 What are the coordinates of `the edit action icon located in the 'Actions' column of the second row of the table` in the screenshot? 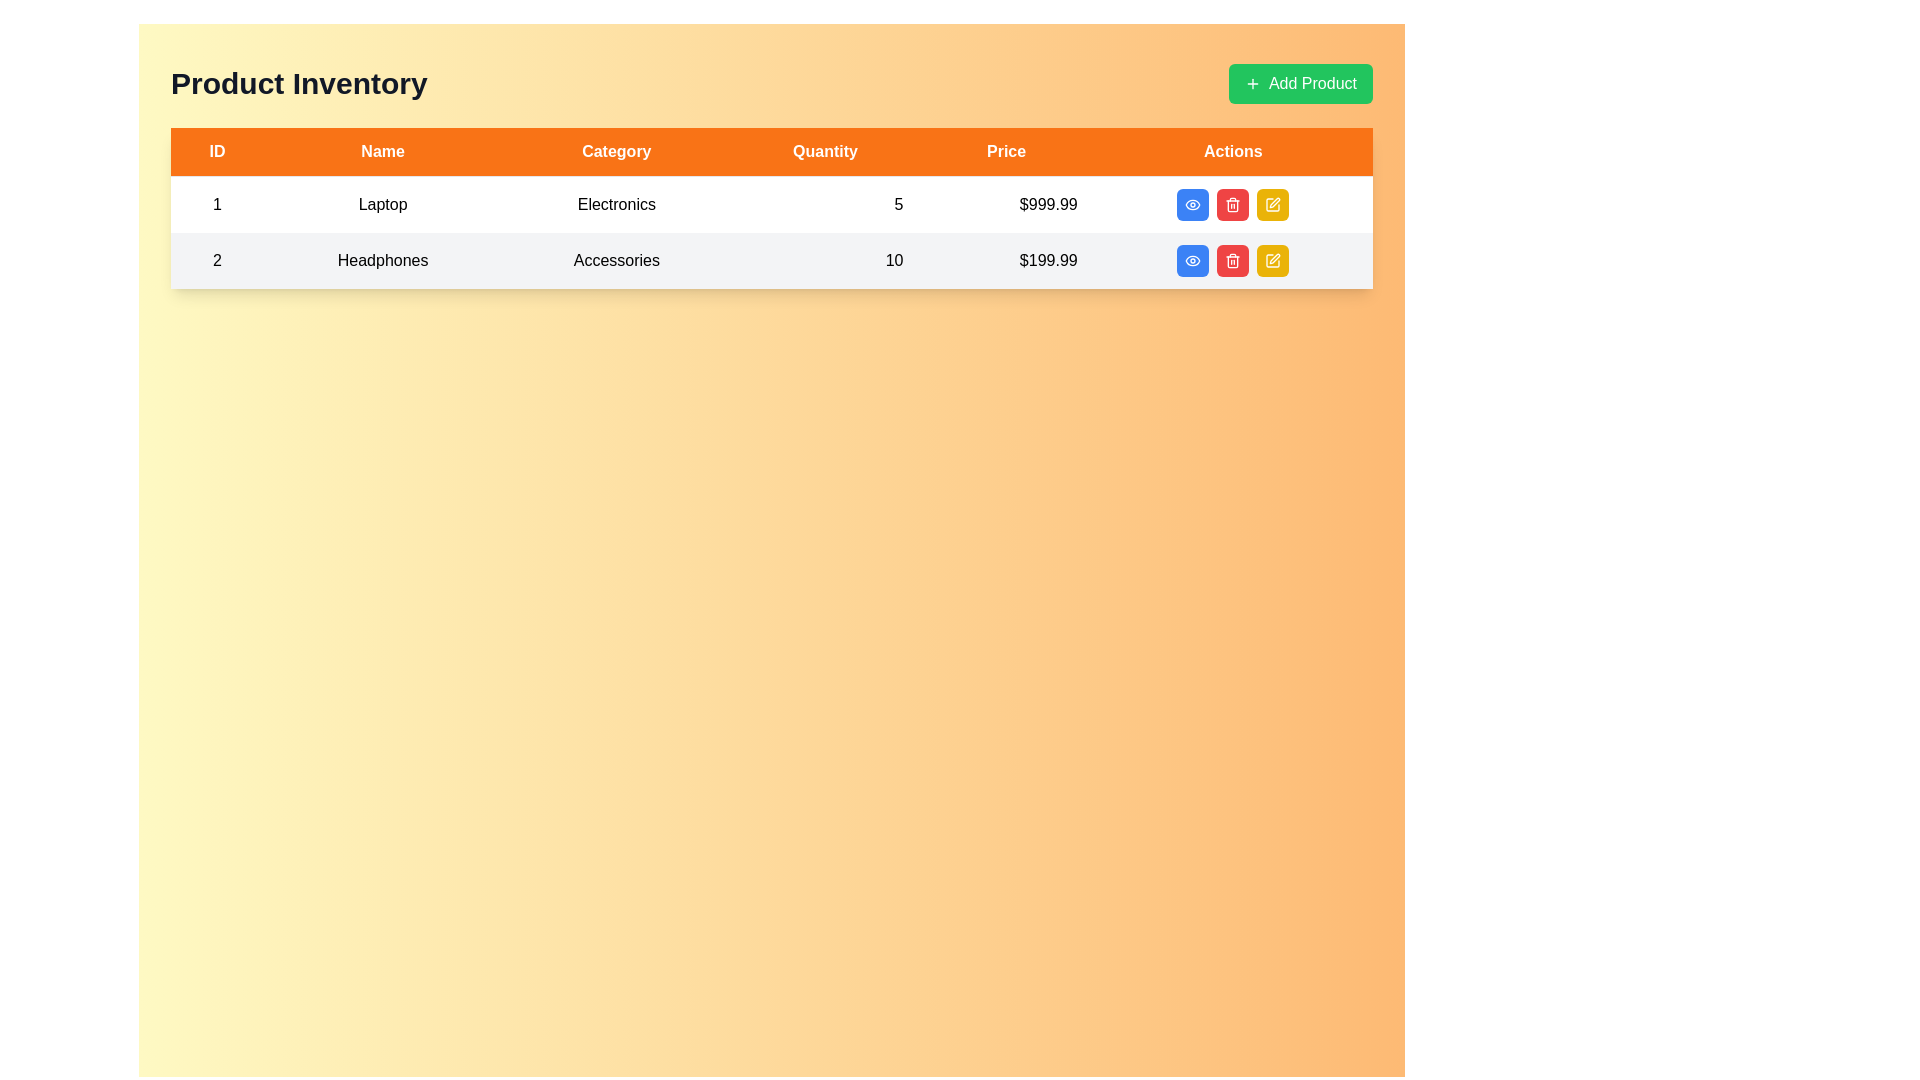 It's located at (1274, 203).